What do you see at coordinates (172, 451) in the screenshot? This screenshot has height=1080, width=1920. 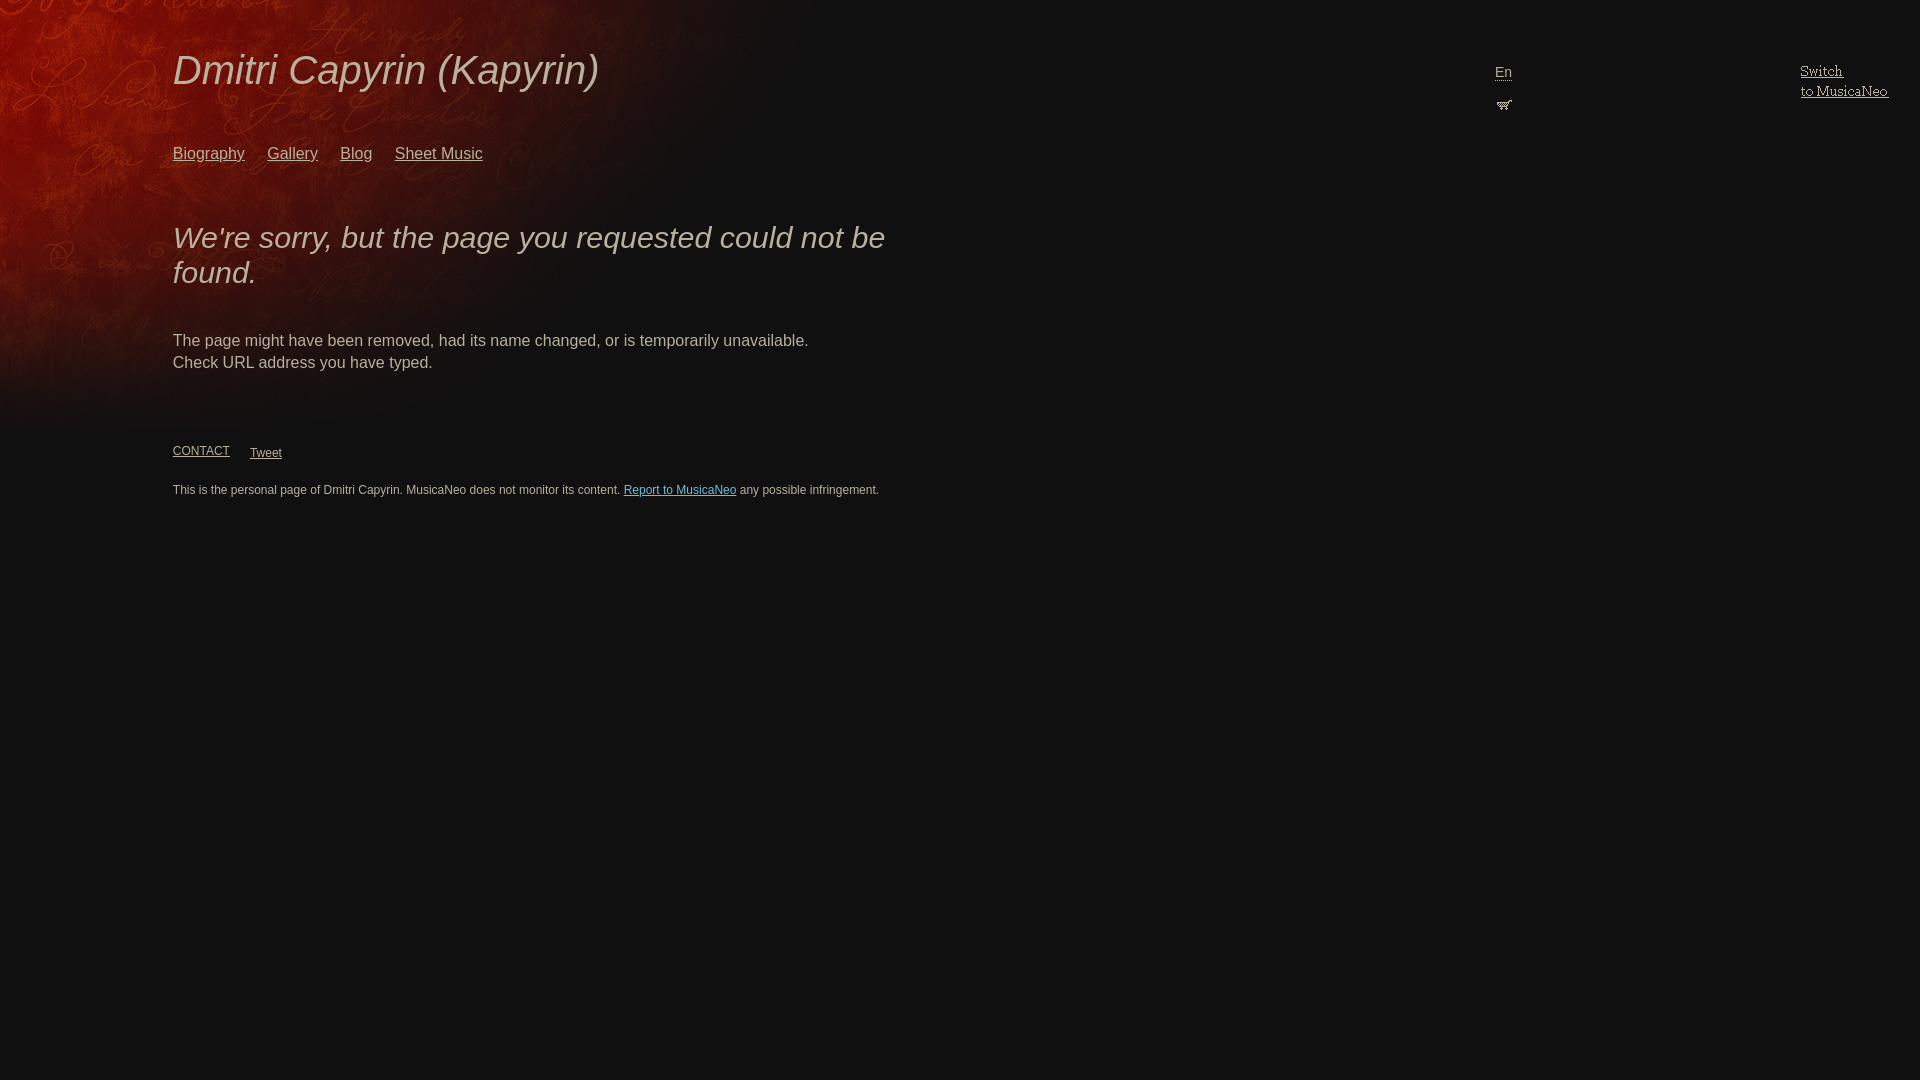 I see `'CONTACT'` at bounding box center [172, 451].